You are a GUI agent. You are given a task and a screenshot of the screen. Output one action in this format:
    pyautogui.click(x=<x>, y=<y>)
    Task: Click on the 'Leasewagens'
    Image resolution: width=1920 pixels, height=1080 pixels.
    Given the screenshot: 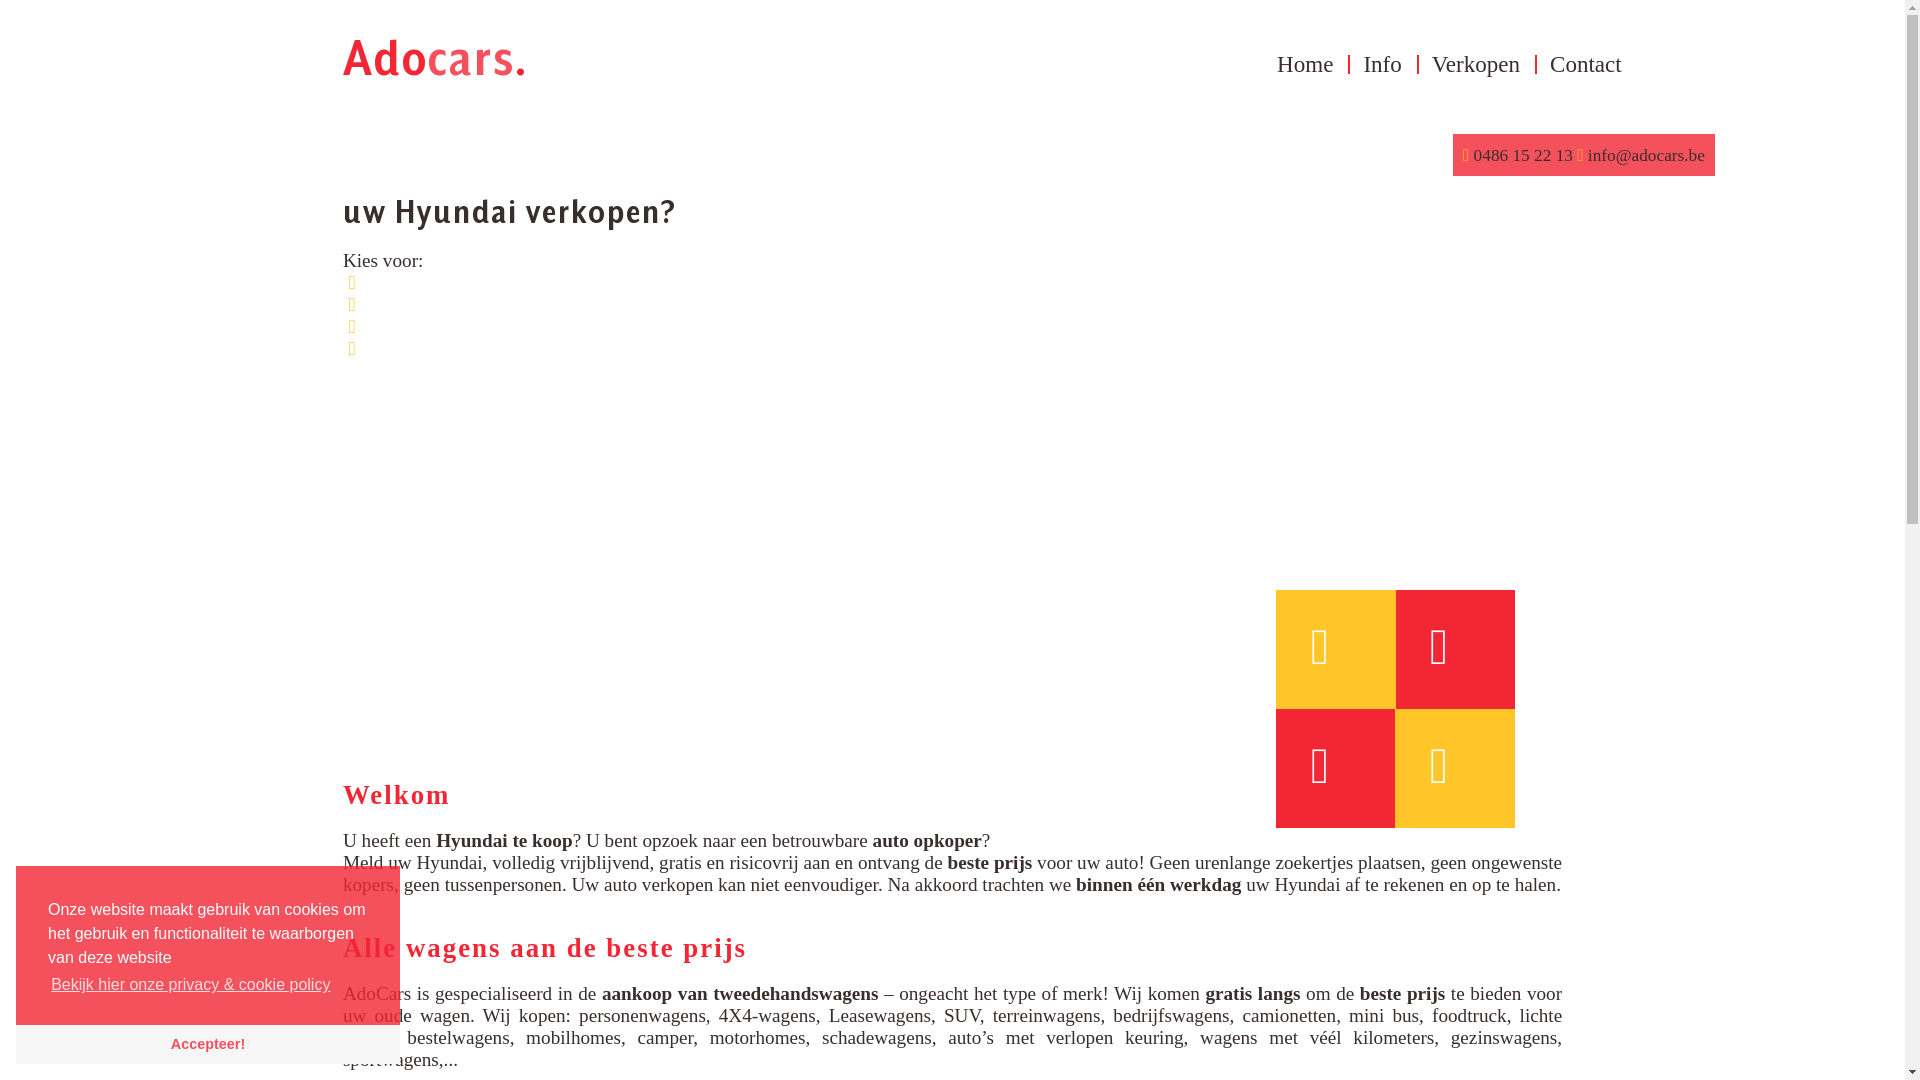 What is the action you would take?
    pyautogui.click(x=829, y=1015)
    